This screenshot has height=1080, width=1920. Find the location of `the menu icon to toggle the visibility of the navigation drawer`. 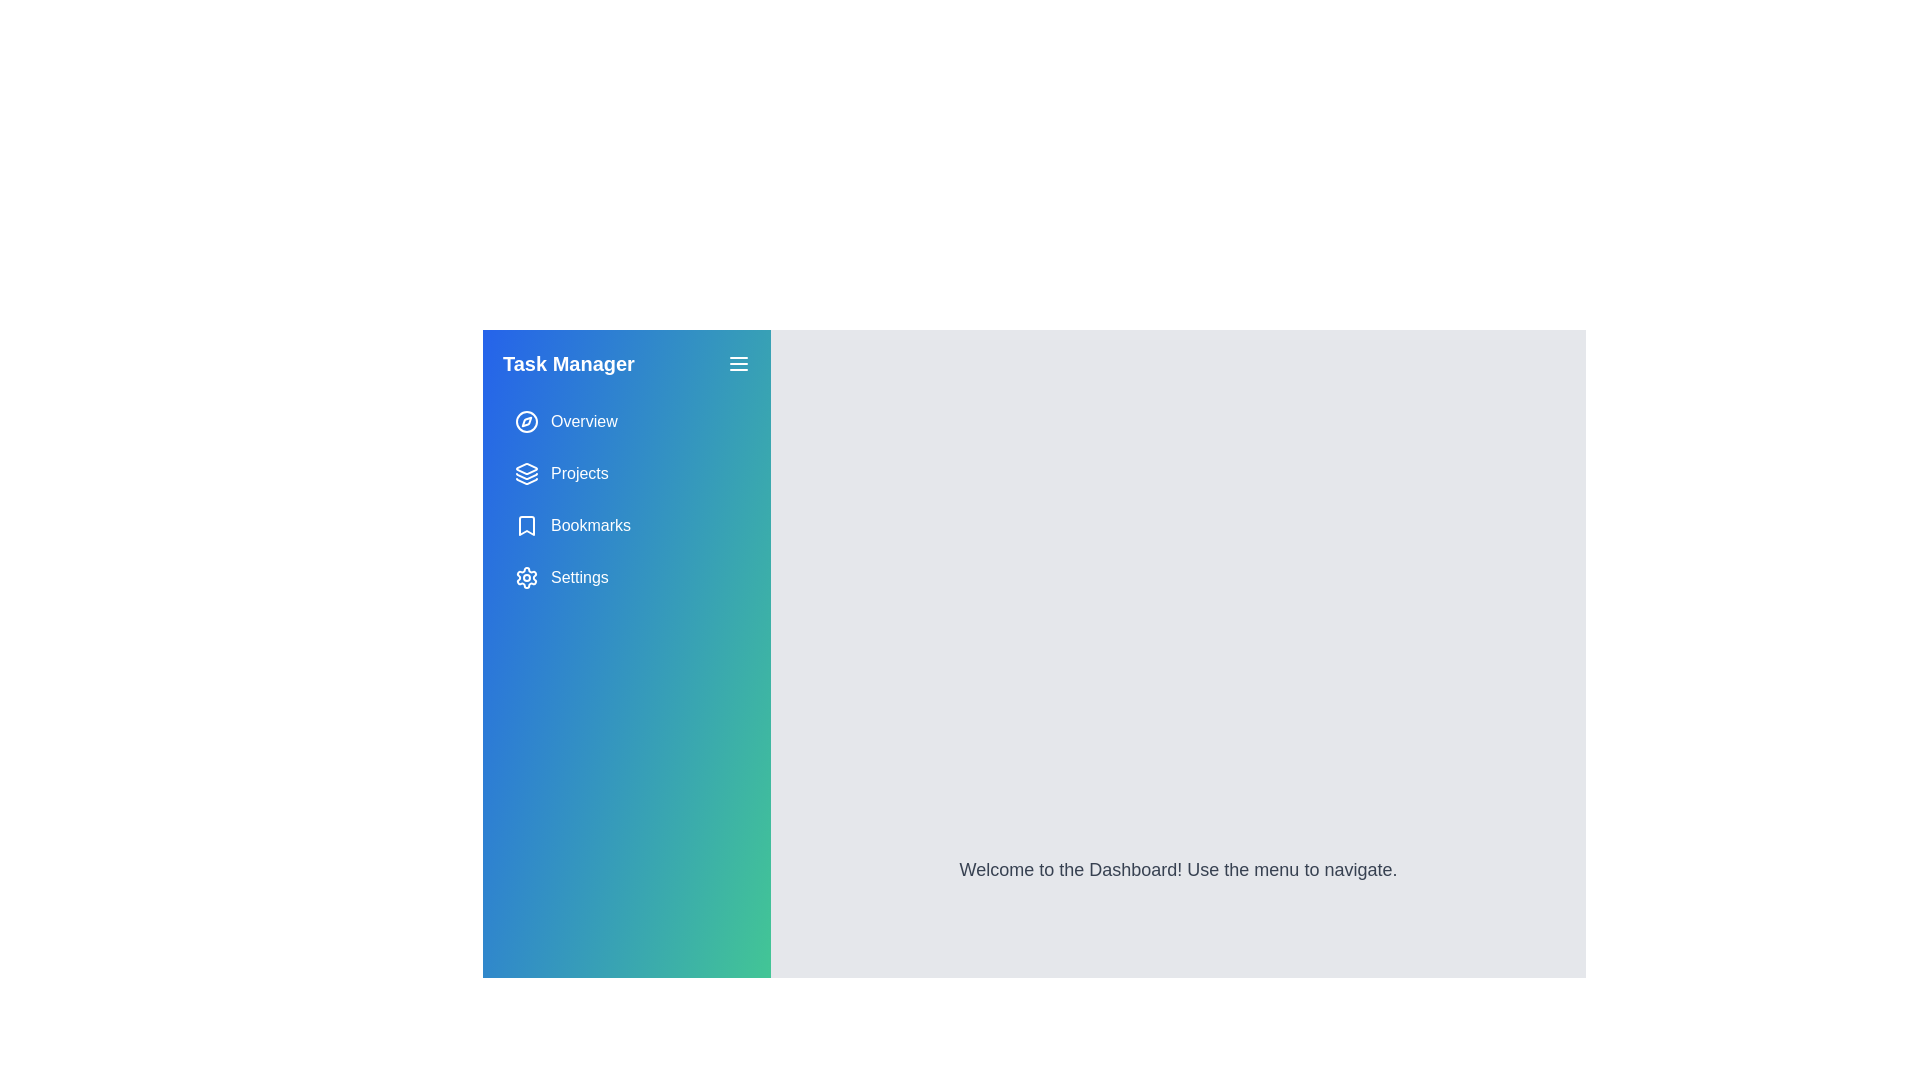

the menu icon to toggle the visibility of the navigation drawer is located at coordinates (738, 363).